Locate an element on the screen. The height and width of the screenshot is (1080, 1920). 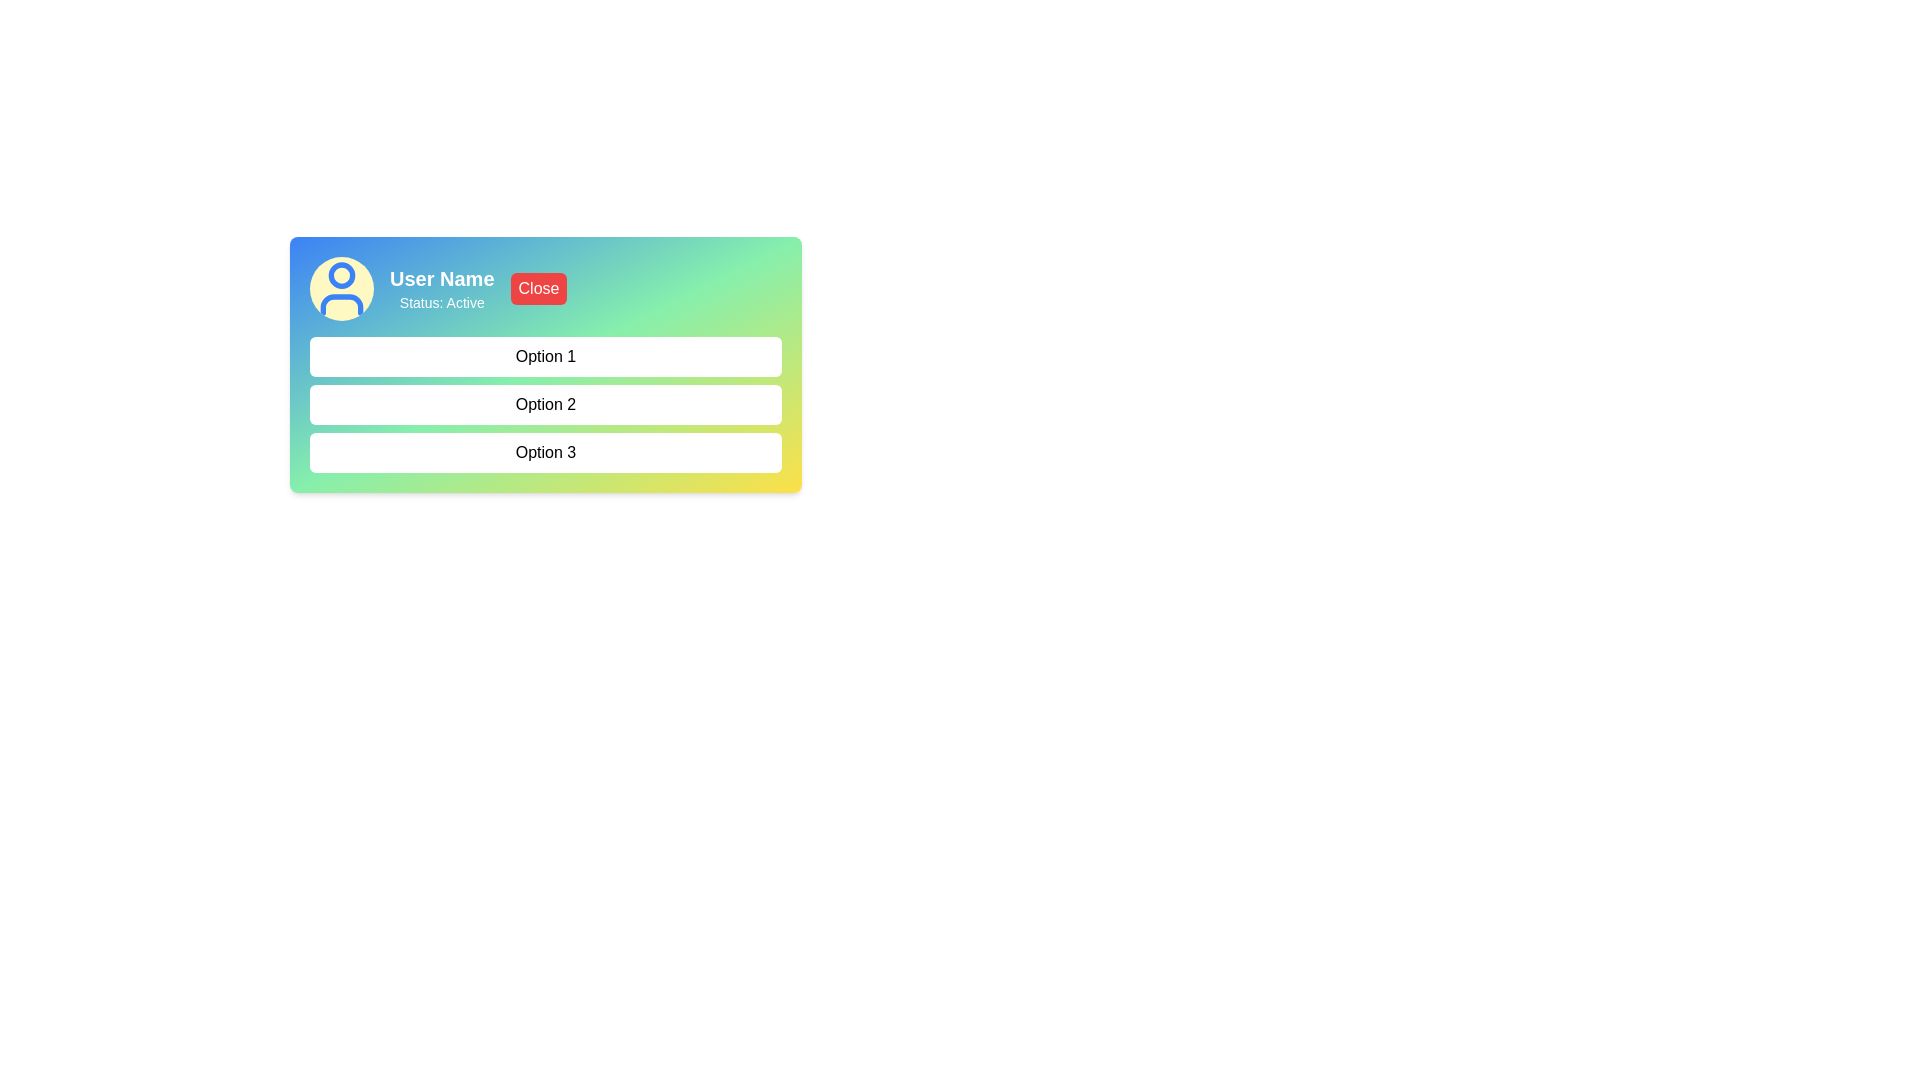
user status from the User Information Header with Close Button, which displays 'Status: Active' below the 'User Name' is located at coordinates (546, 289).